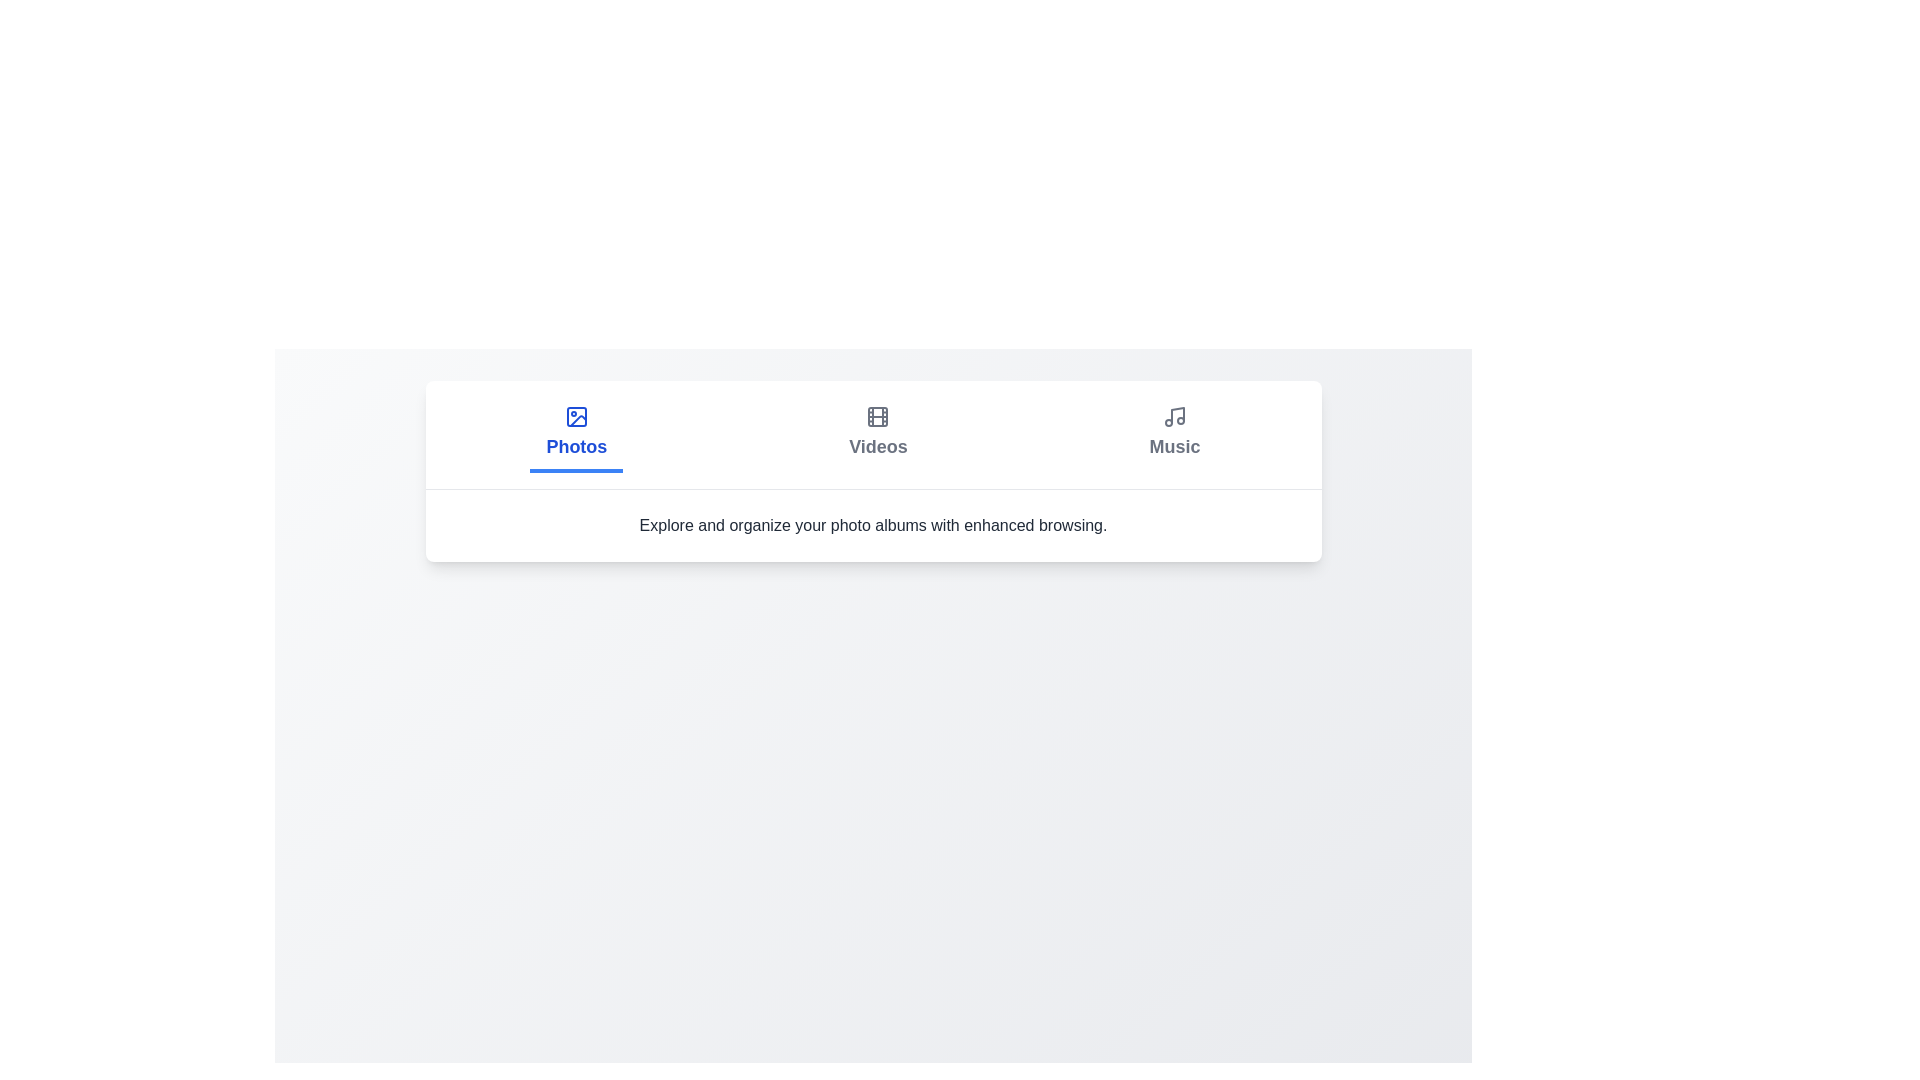  What do you see at coordinates (575, 434) in the screenshot?
I see `the Photos tab by clicking on it` at bounding box center [575, 434].